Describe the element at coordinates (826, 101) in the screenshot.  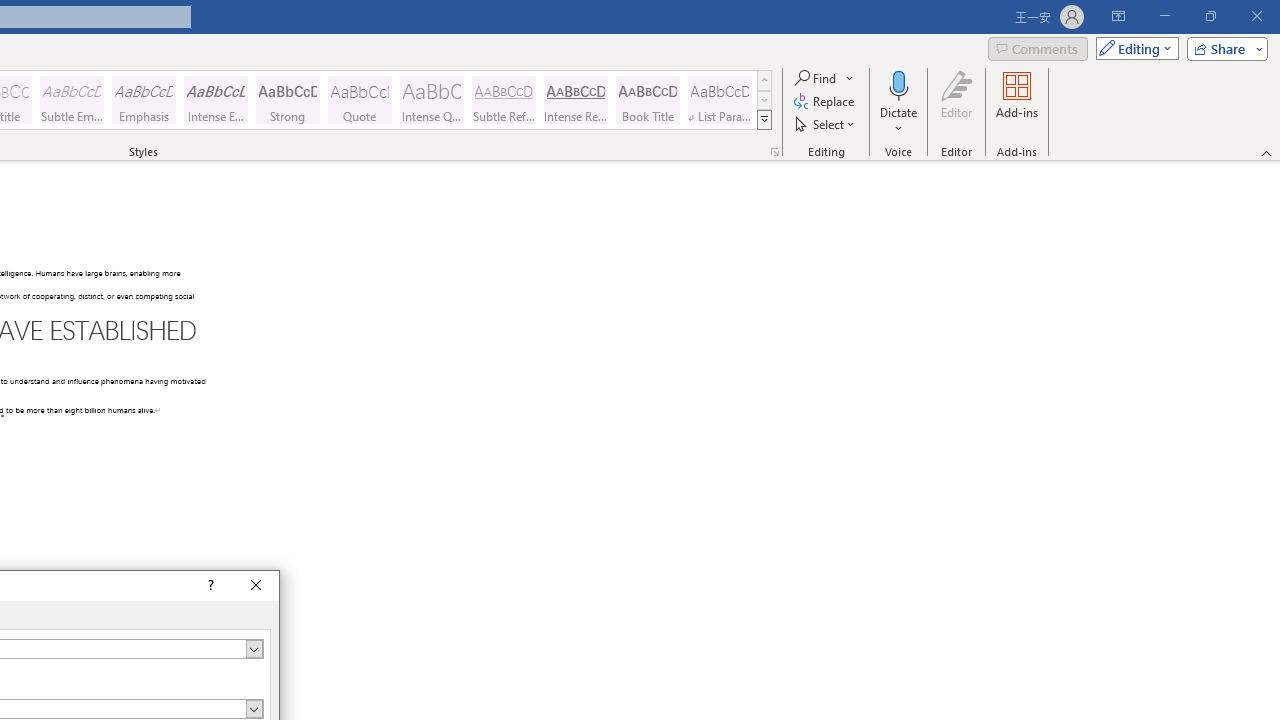
I see `'Replace...'` at that location.